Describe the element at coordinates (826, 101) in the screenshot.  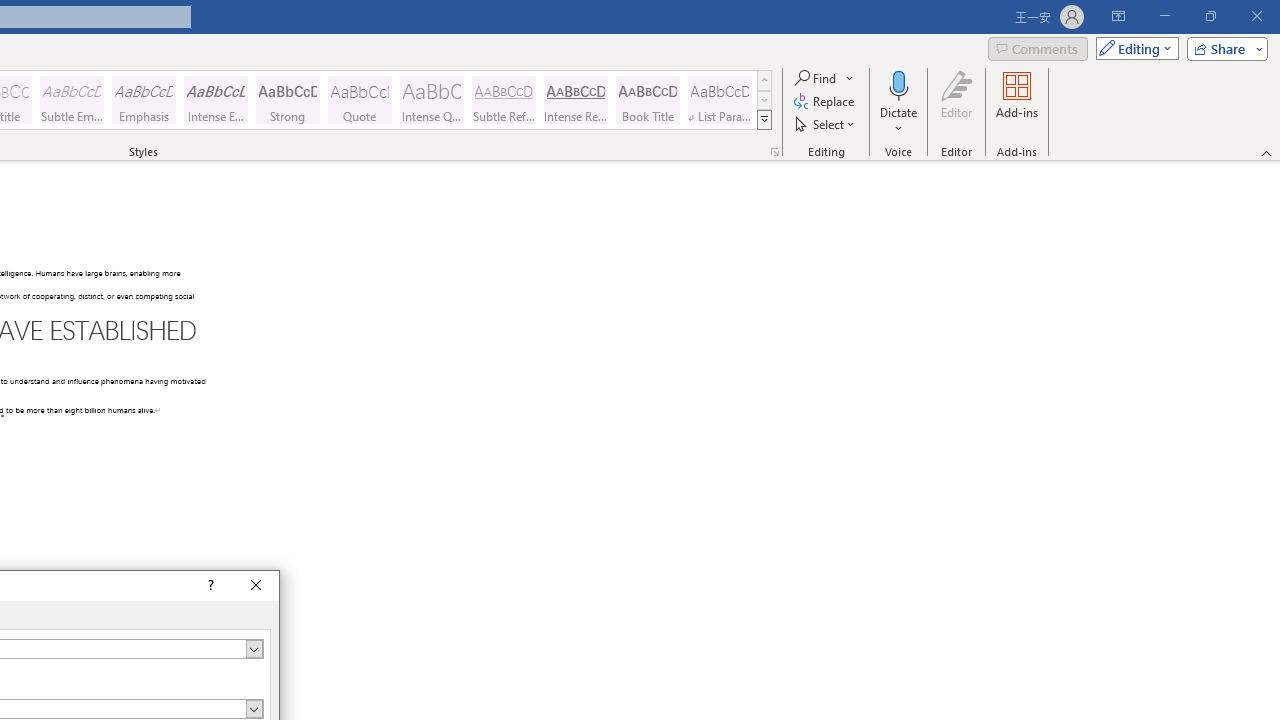
I see `'Replace...'` at that location.